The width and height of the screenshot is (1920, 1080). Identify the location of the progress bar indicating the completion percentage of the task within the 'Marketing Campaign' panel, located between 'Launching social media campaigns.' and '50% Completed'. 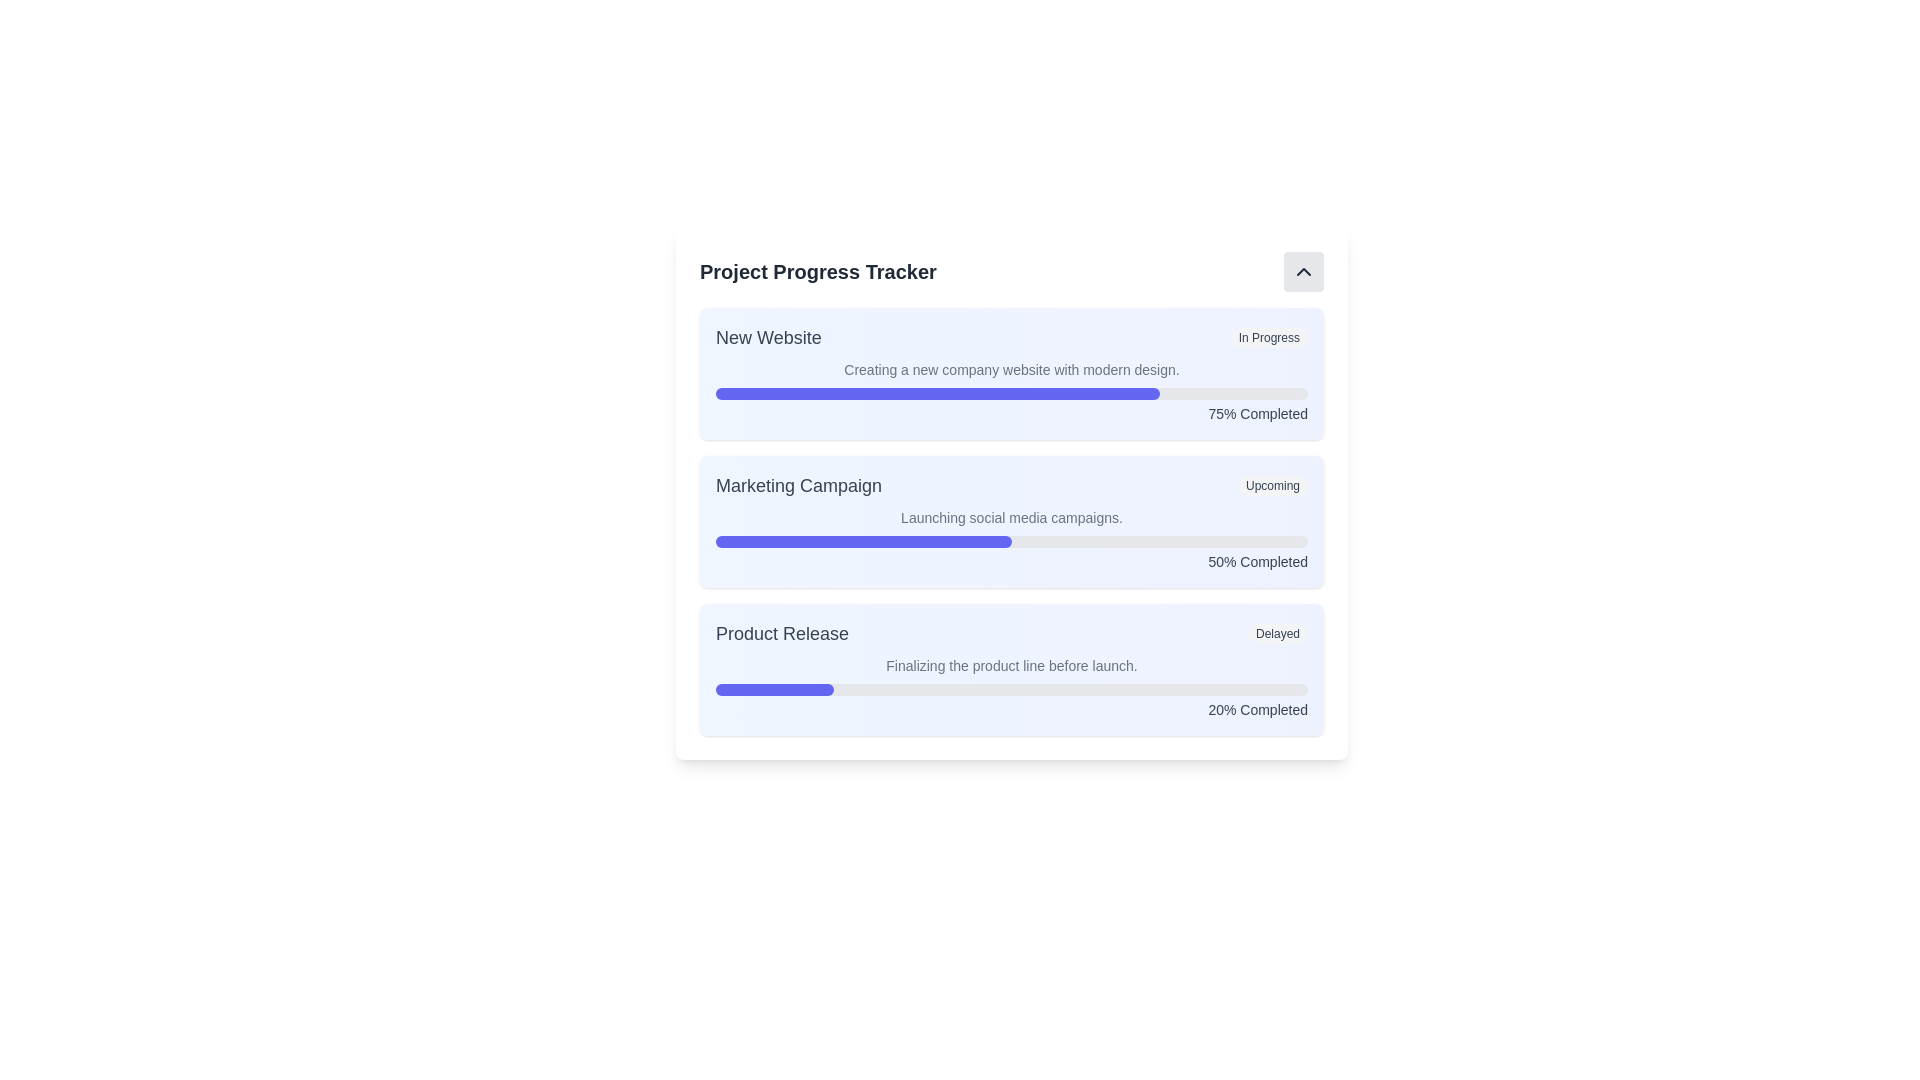
(1012, 542).